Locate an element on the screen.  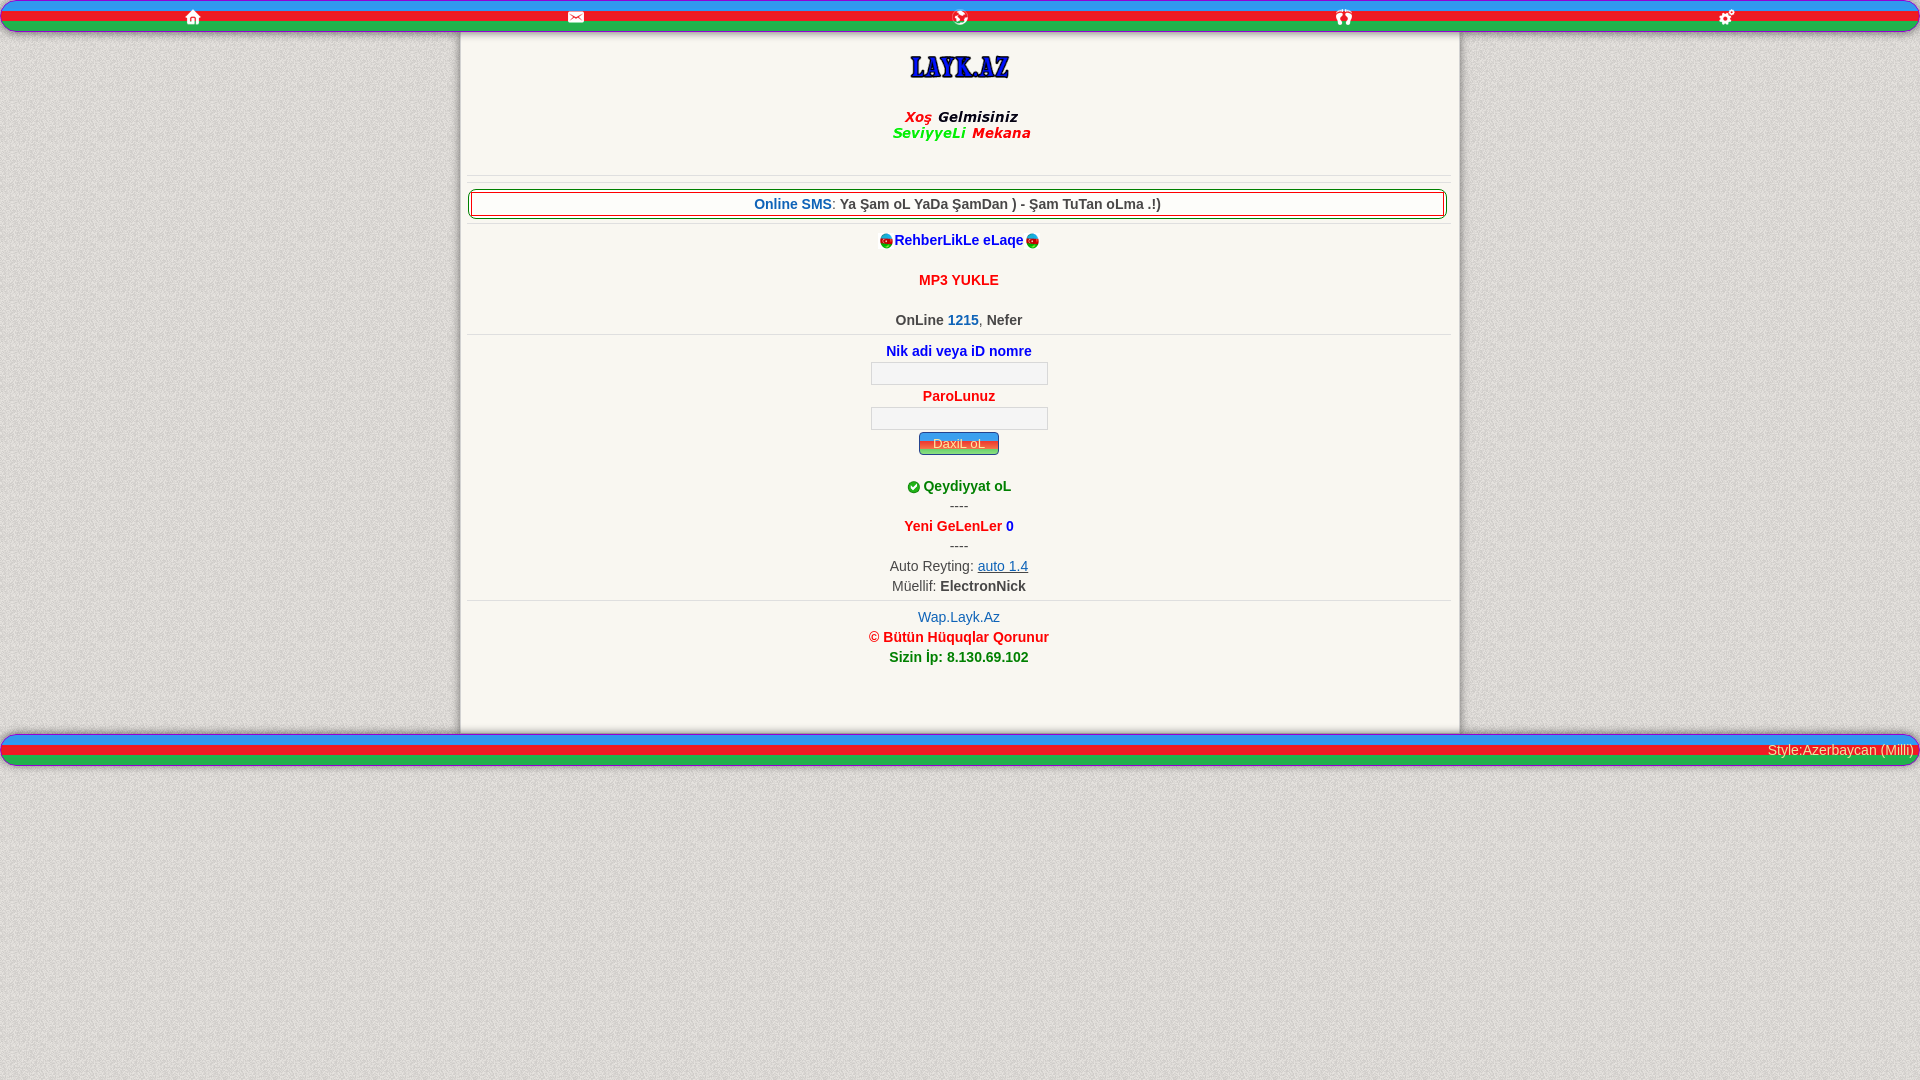
'Style:Azerbaycan (Milli)' is located at coordinates (1840, 749).